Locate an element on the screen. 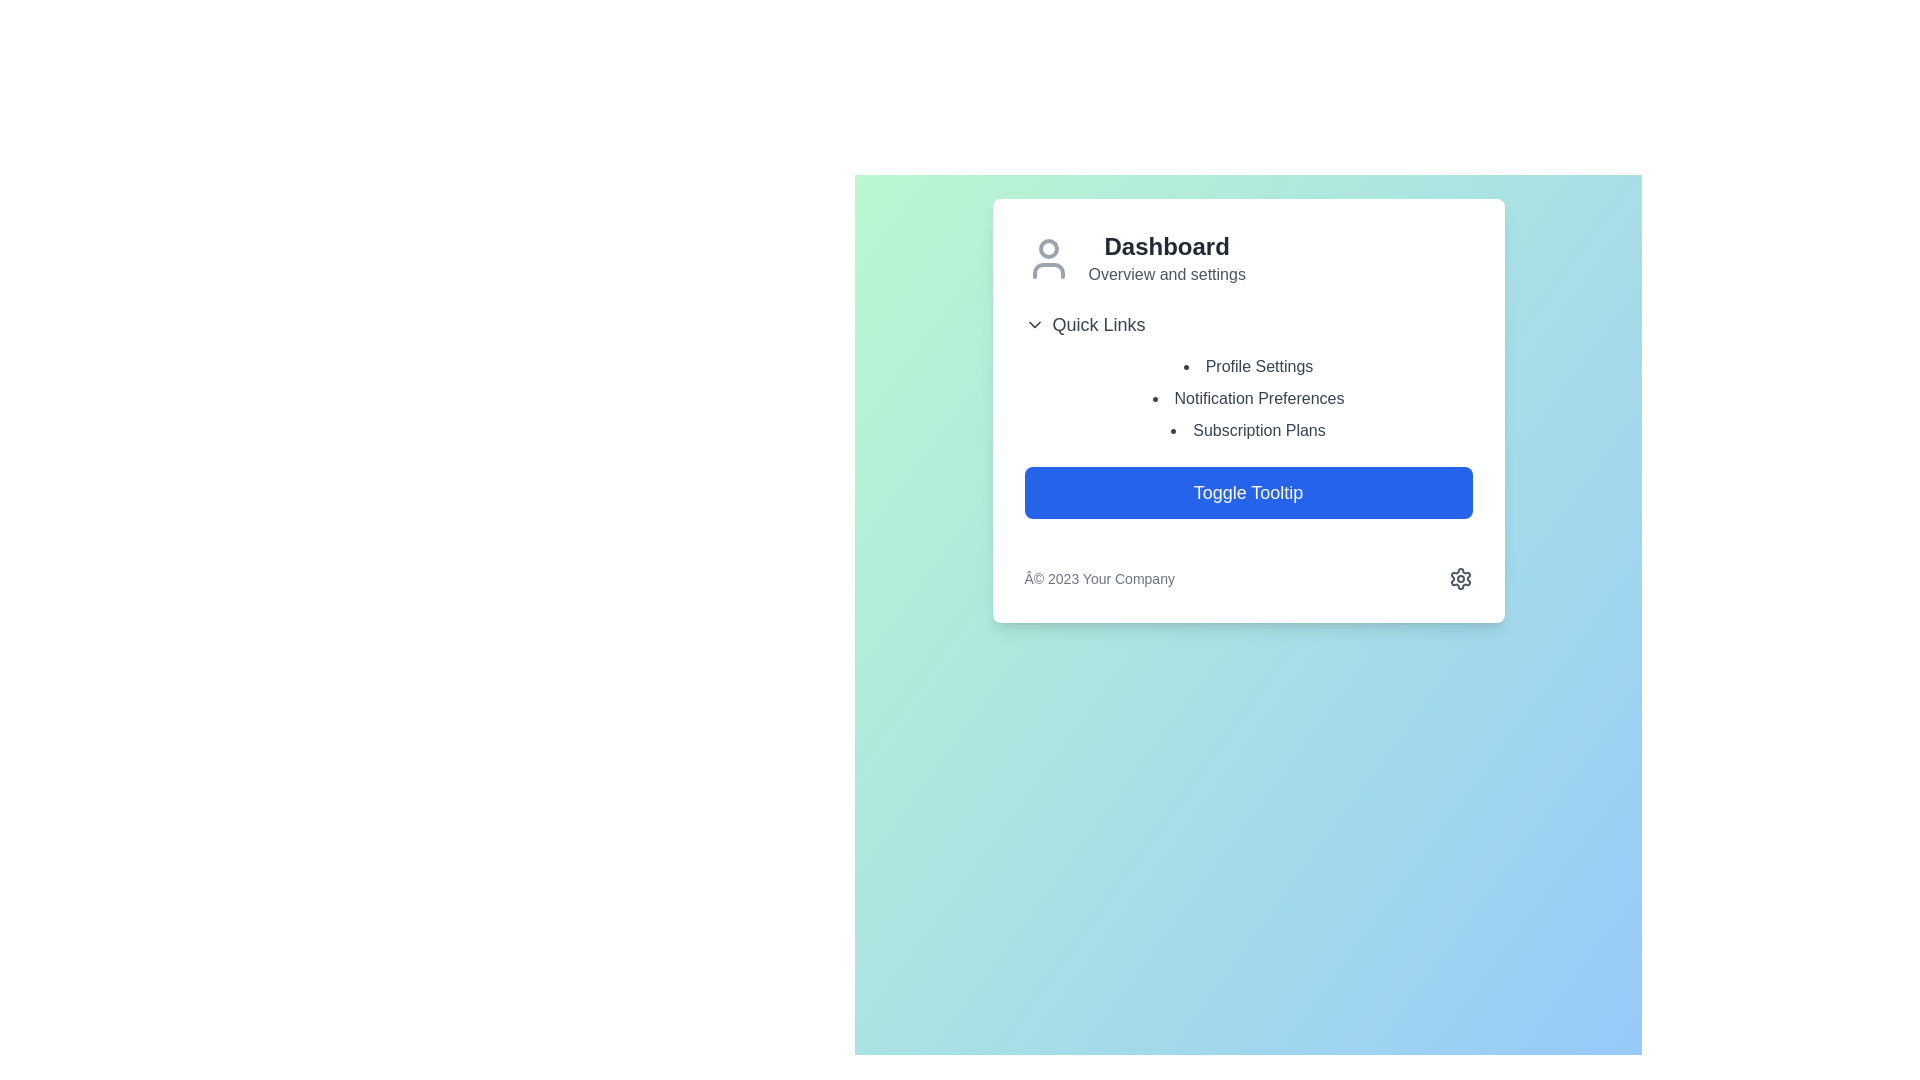 Image resolution: width=1920 pixels, height=1080 pixels. the 'Notification Preferences' text element in the second position of the bulleted list within the 'Quick Links' section is located at coordinates (1247, 410).